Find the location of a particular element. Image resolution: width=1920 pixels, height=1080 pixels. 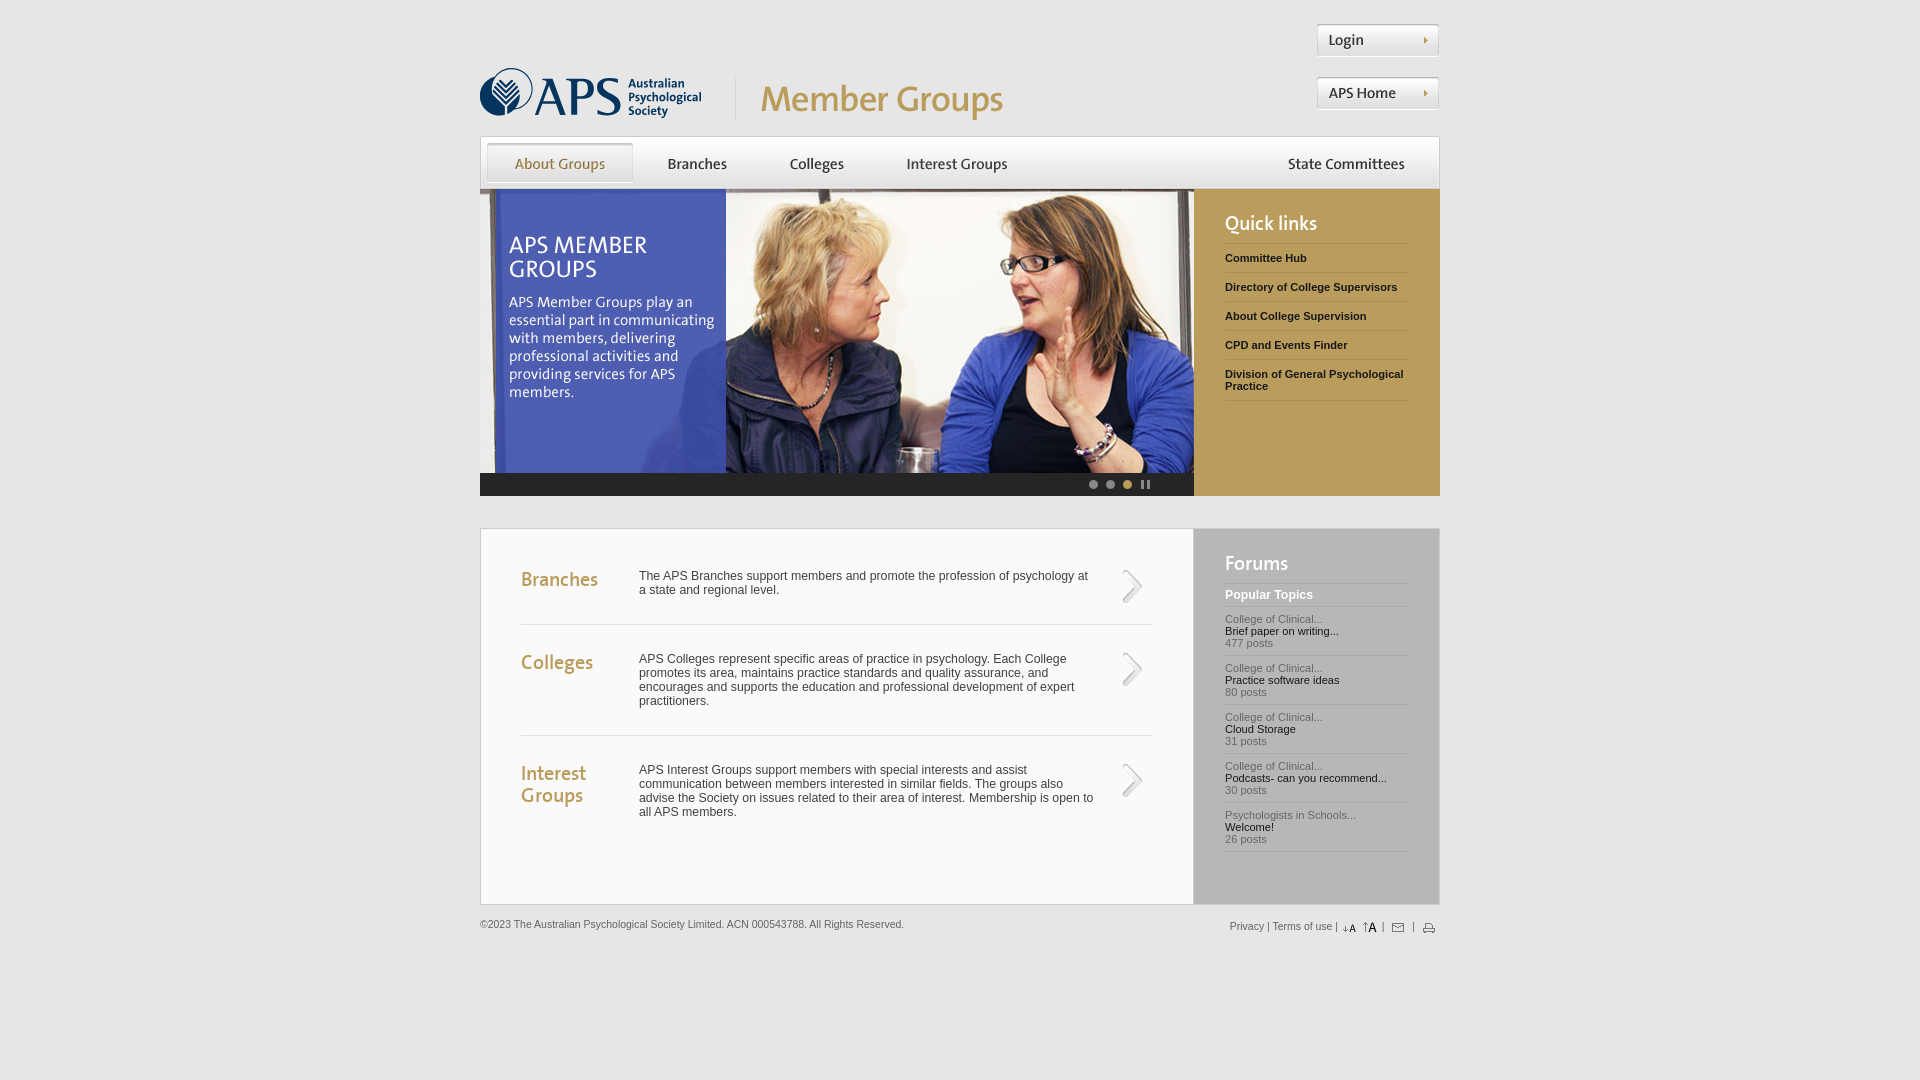

'Email this page to a friend' is located at coordinates (1396, 927).